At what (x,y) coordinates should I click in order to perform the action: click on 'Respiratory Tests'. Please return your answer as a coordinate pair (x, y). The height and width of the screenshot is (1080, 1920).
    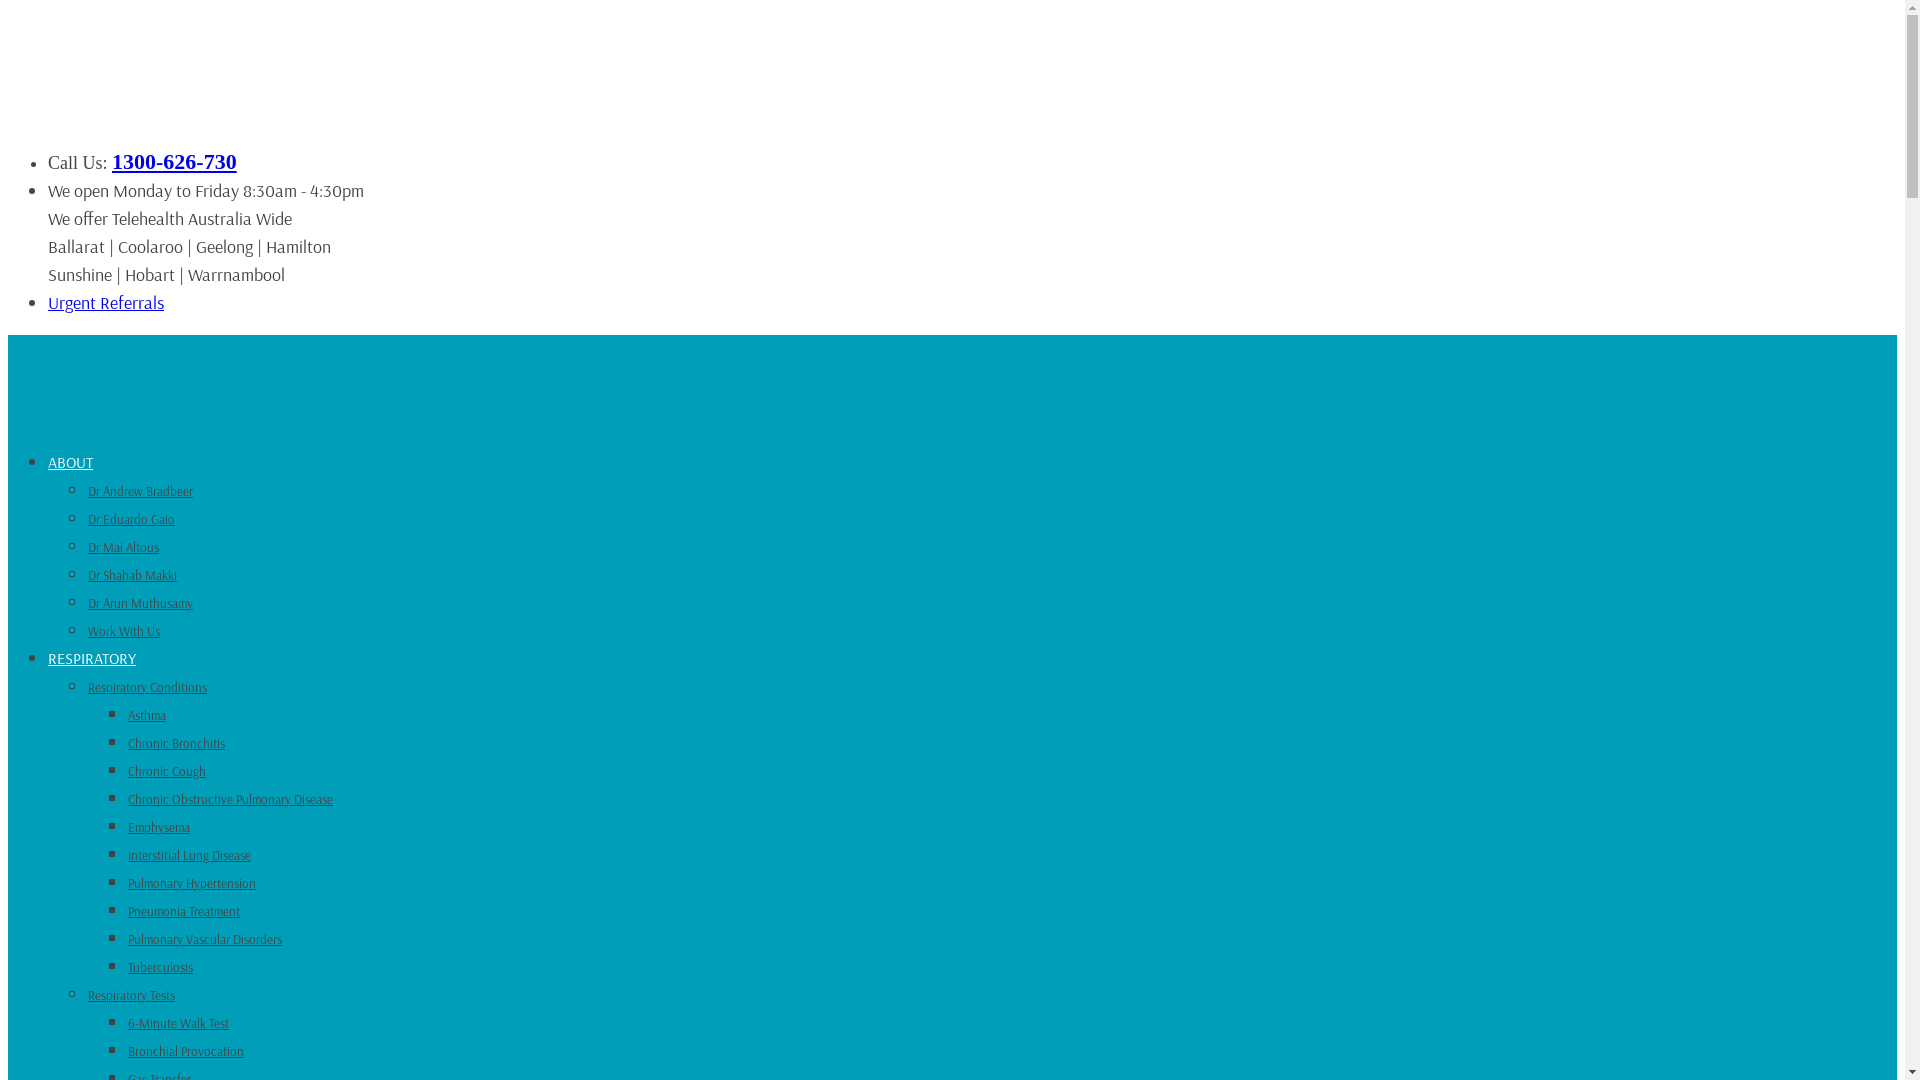
    Looking at the image, I should click on (130, 995).